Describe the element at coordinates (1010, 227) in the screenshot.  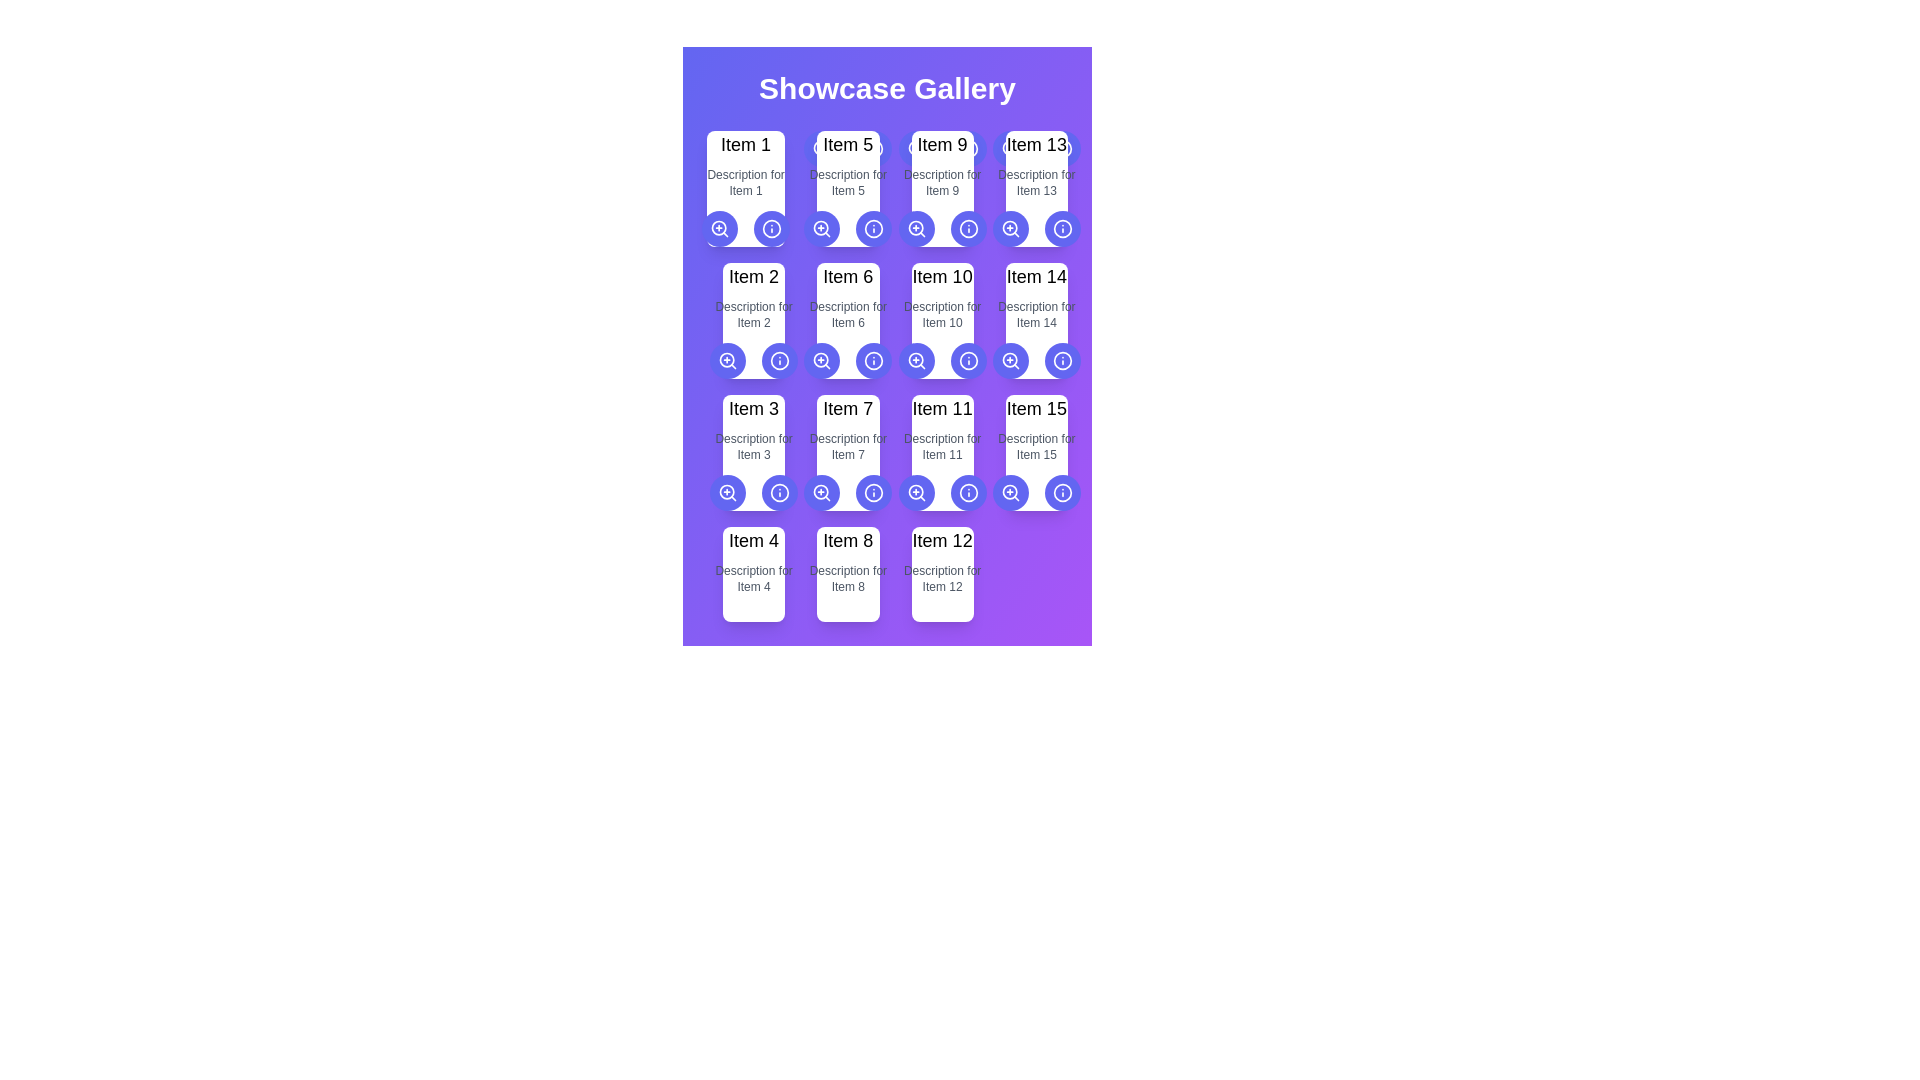
I see `the zoom-in button located in the fourth row and fourth column of the 'Item 13' card` at that location.